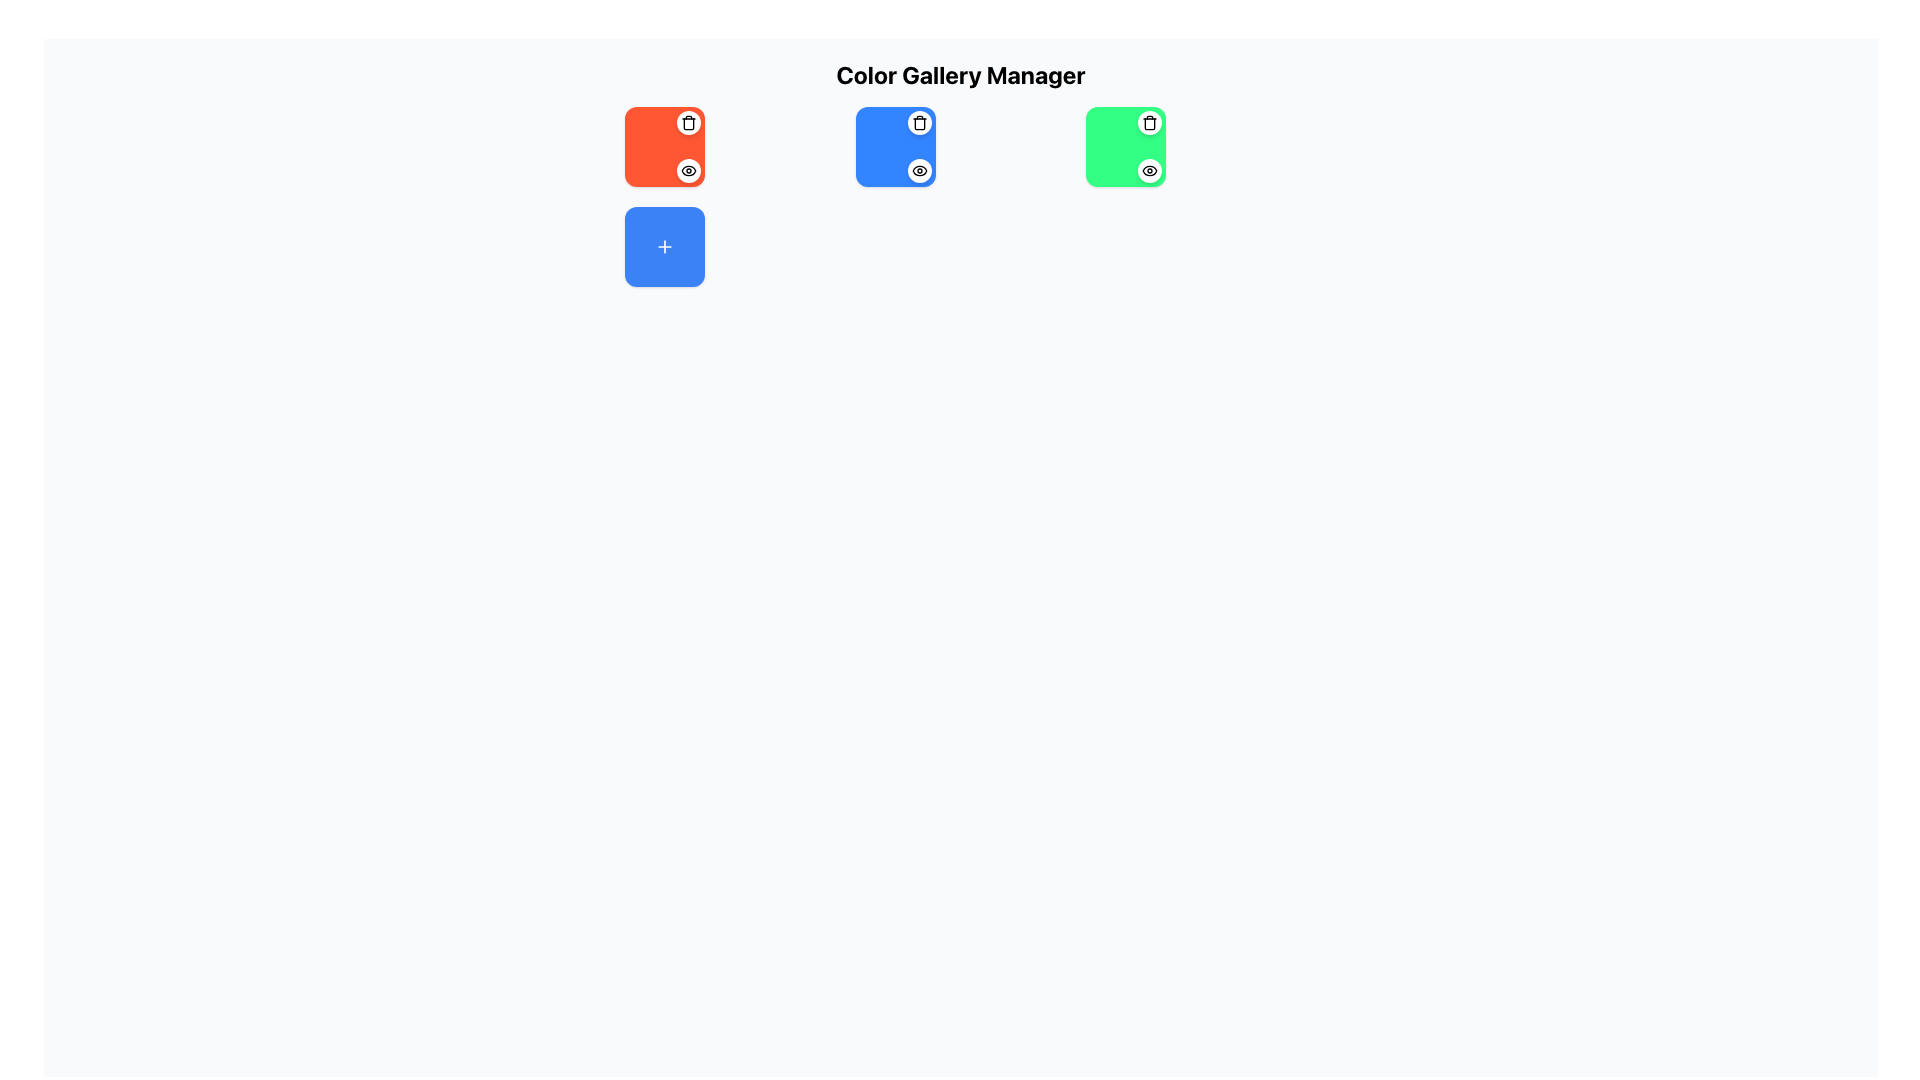 The width and height of the screenshot is (1920, 1080). I want to click on the eye-shaped icon located in the bottom-right corner of the blue square card, so click(918, 169).